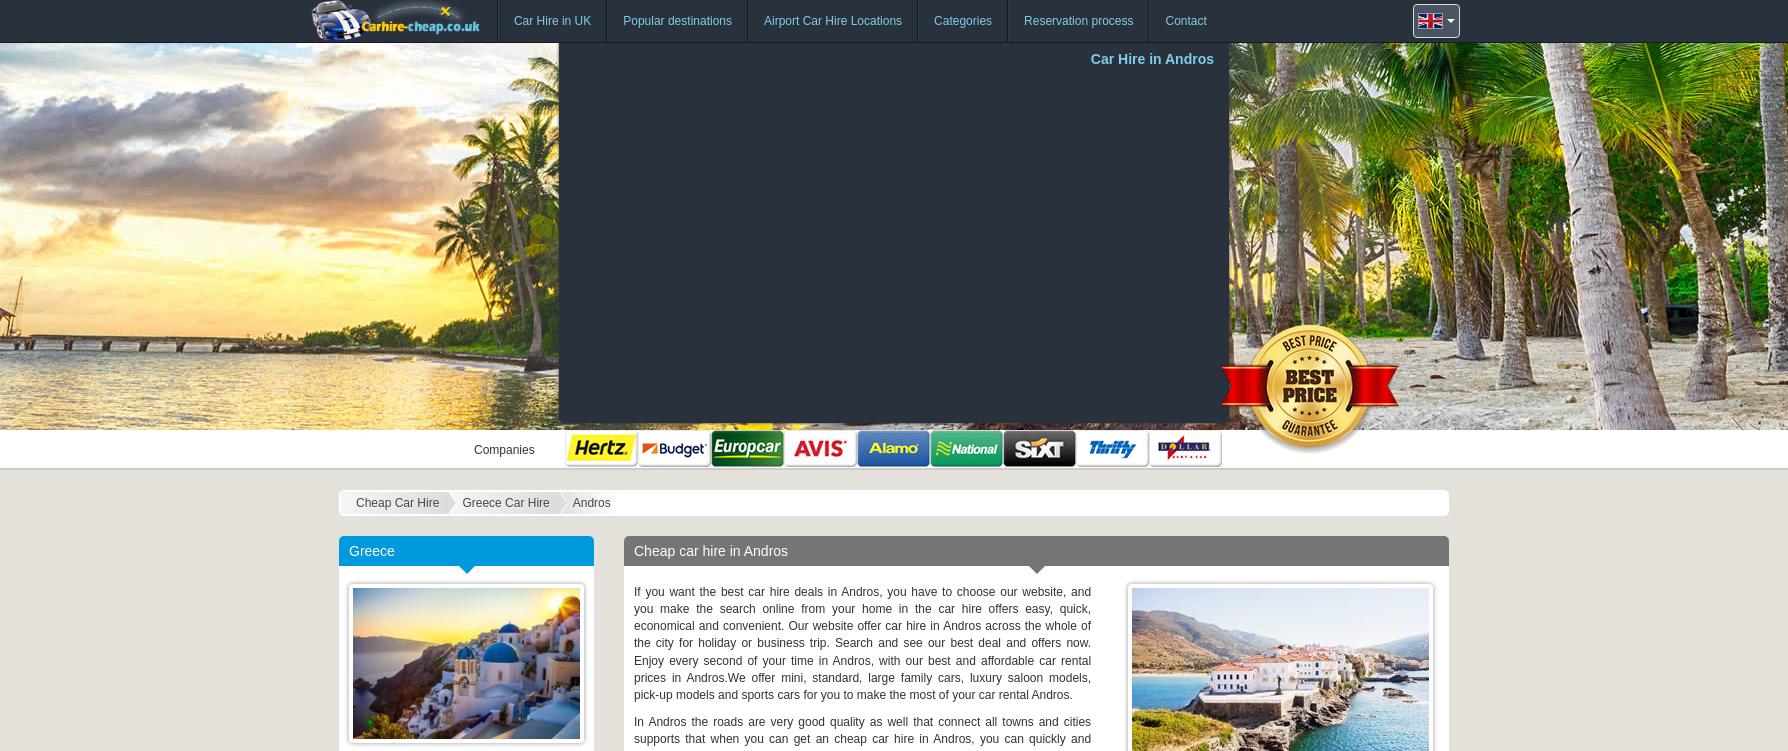 This screenshot has width=1788, height=751. I want to click on 'Greece', so click(370, 550).